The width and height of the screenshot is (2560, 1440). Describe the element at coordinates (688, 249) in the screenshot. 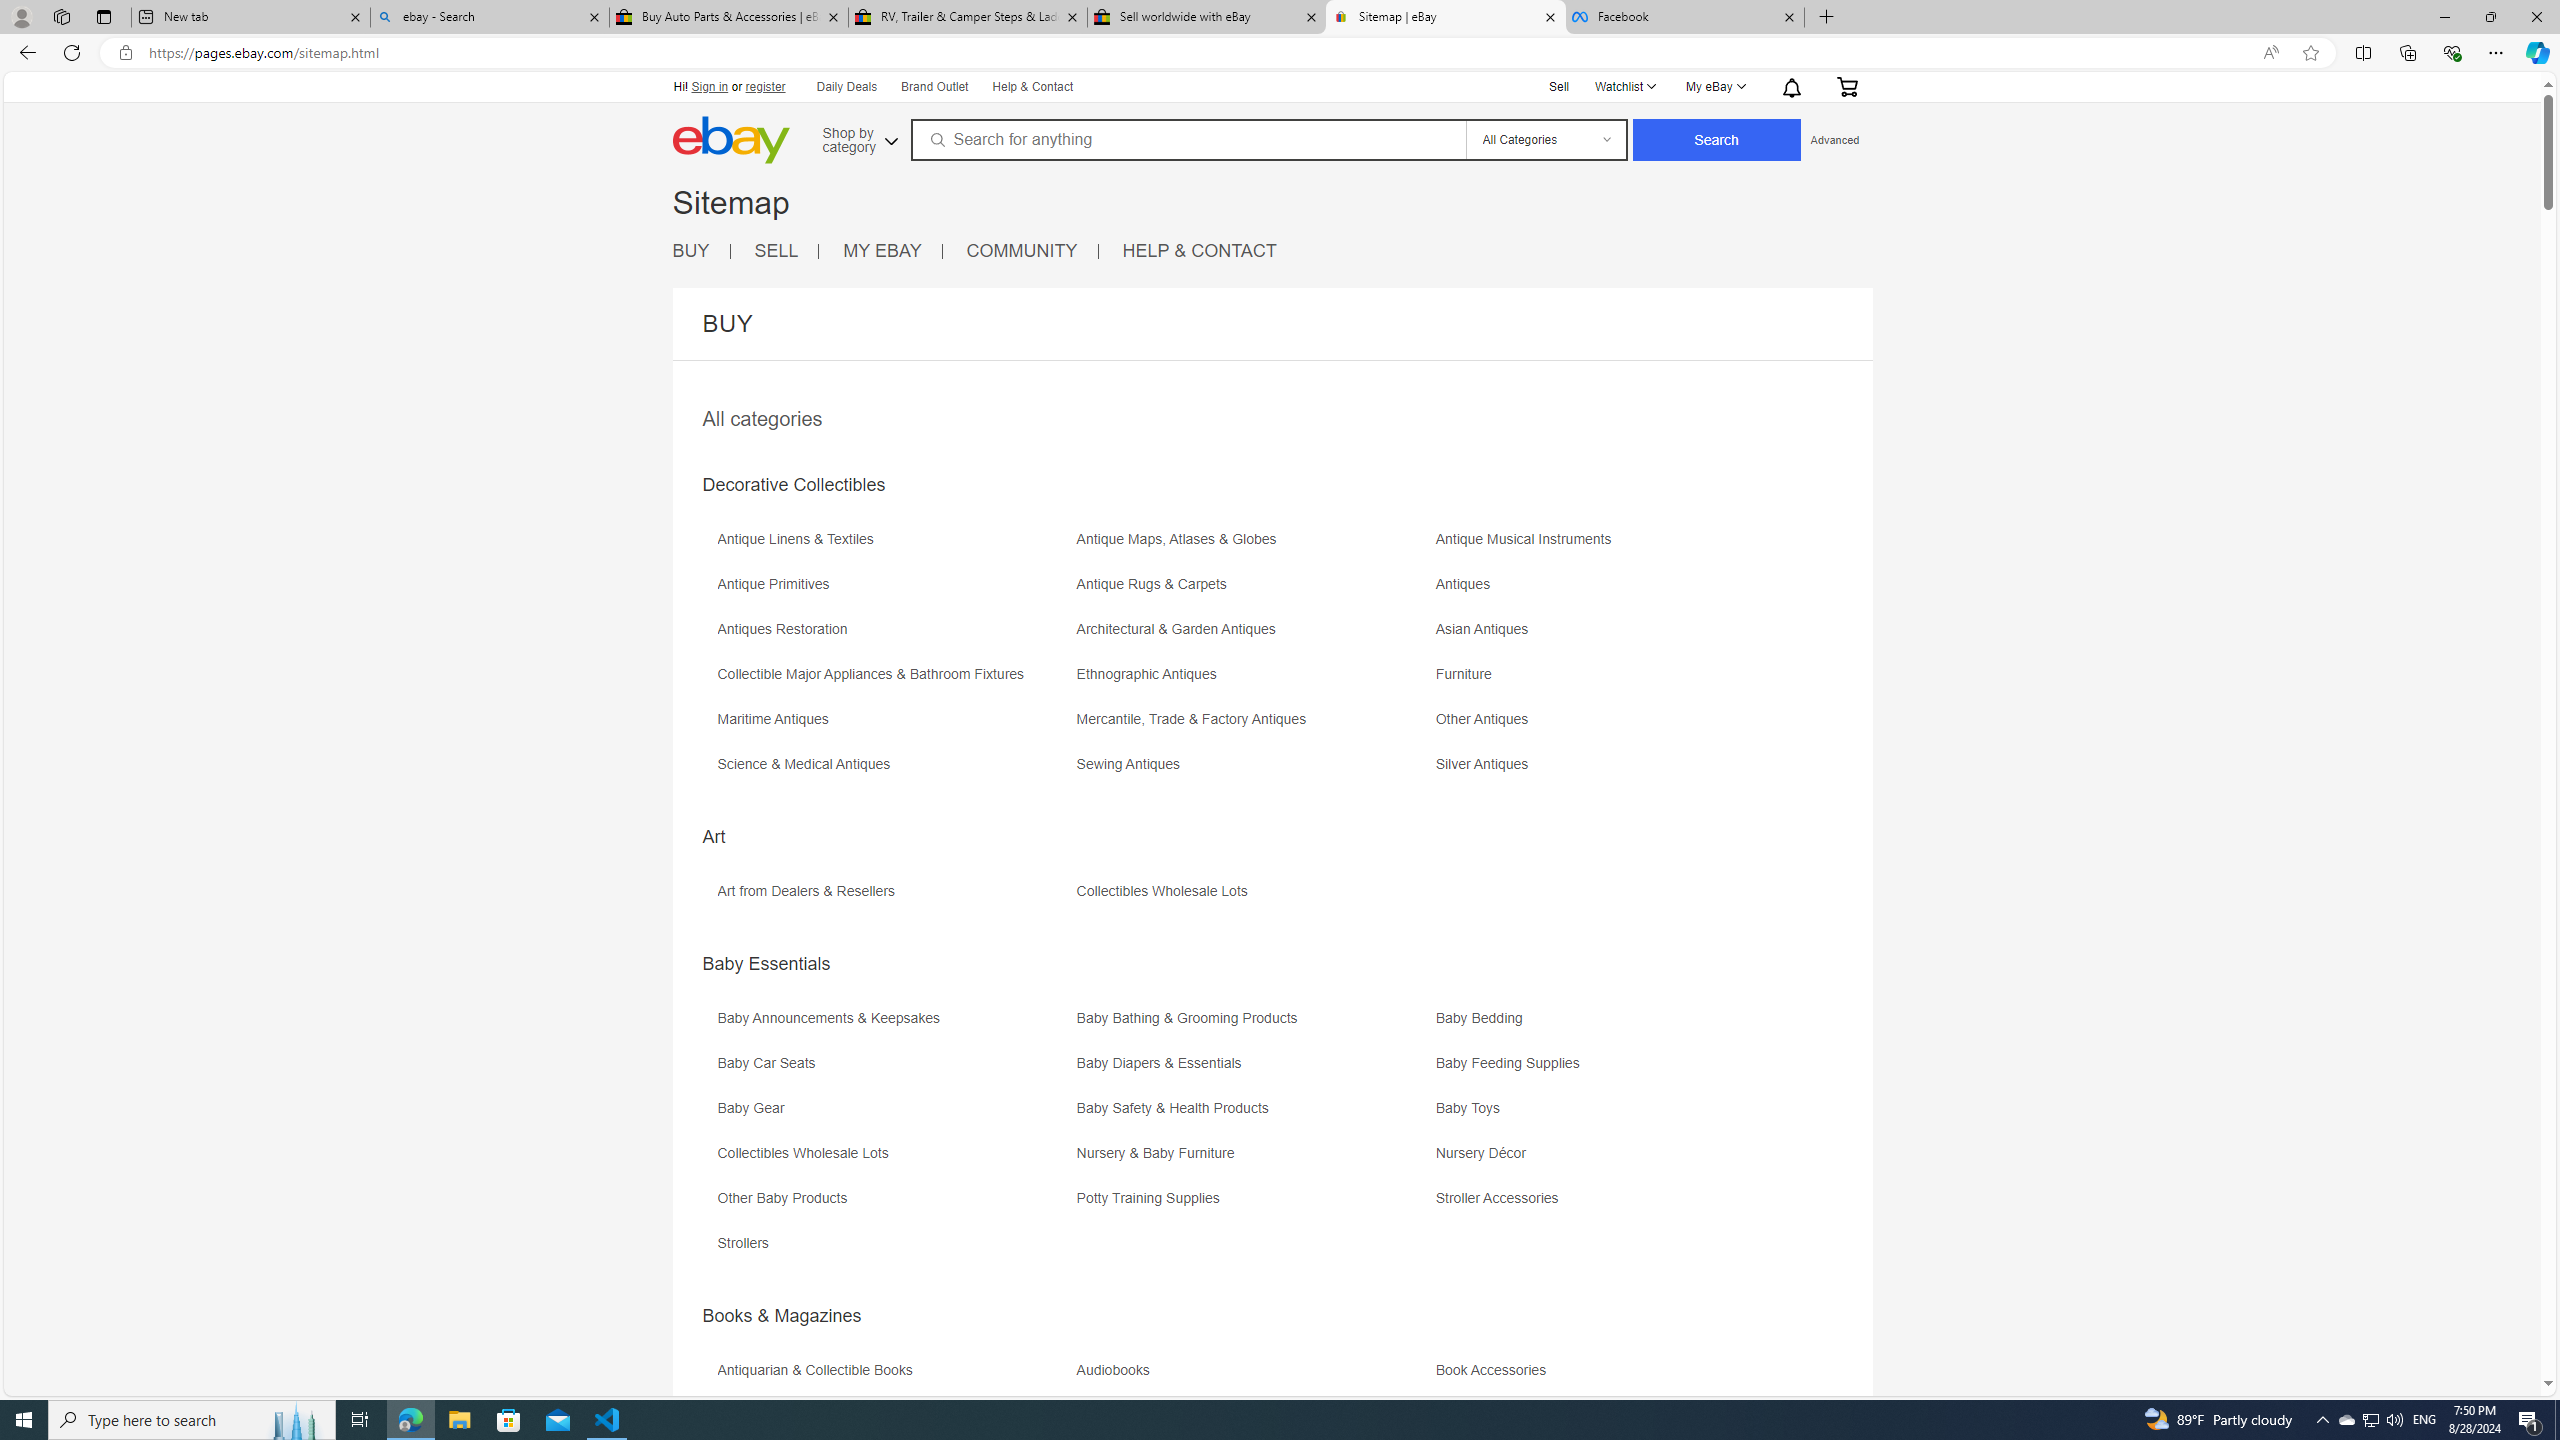

I see `'BUY'` at that location.